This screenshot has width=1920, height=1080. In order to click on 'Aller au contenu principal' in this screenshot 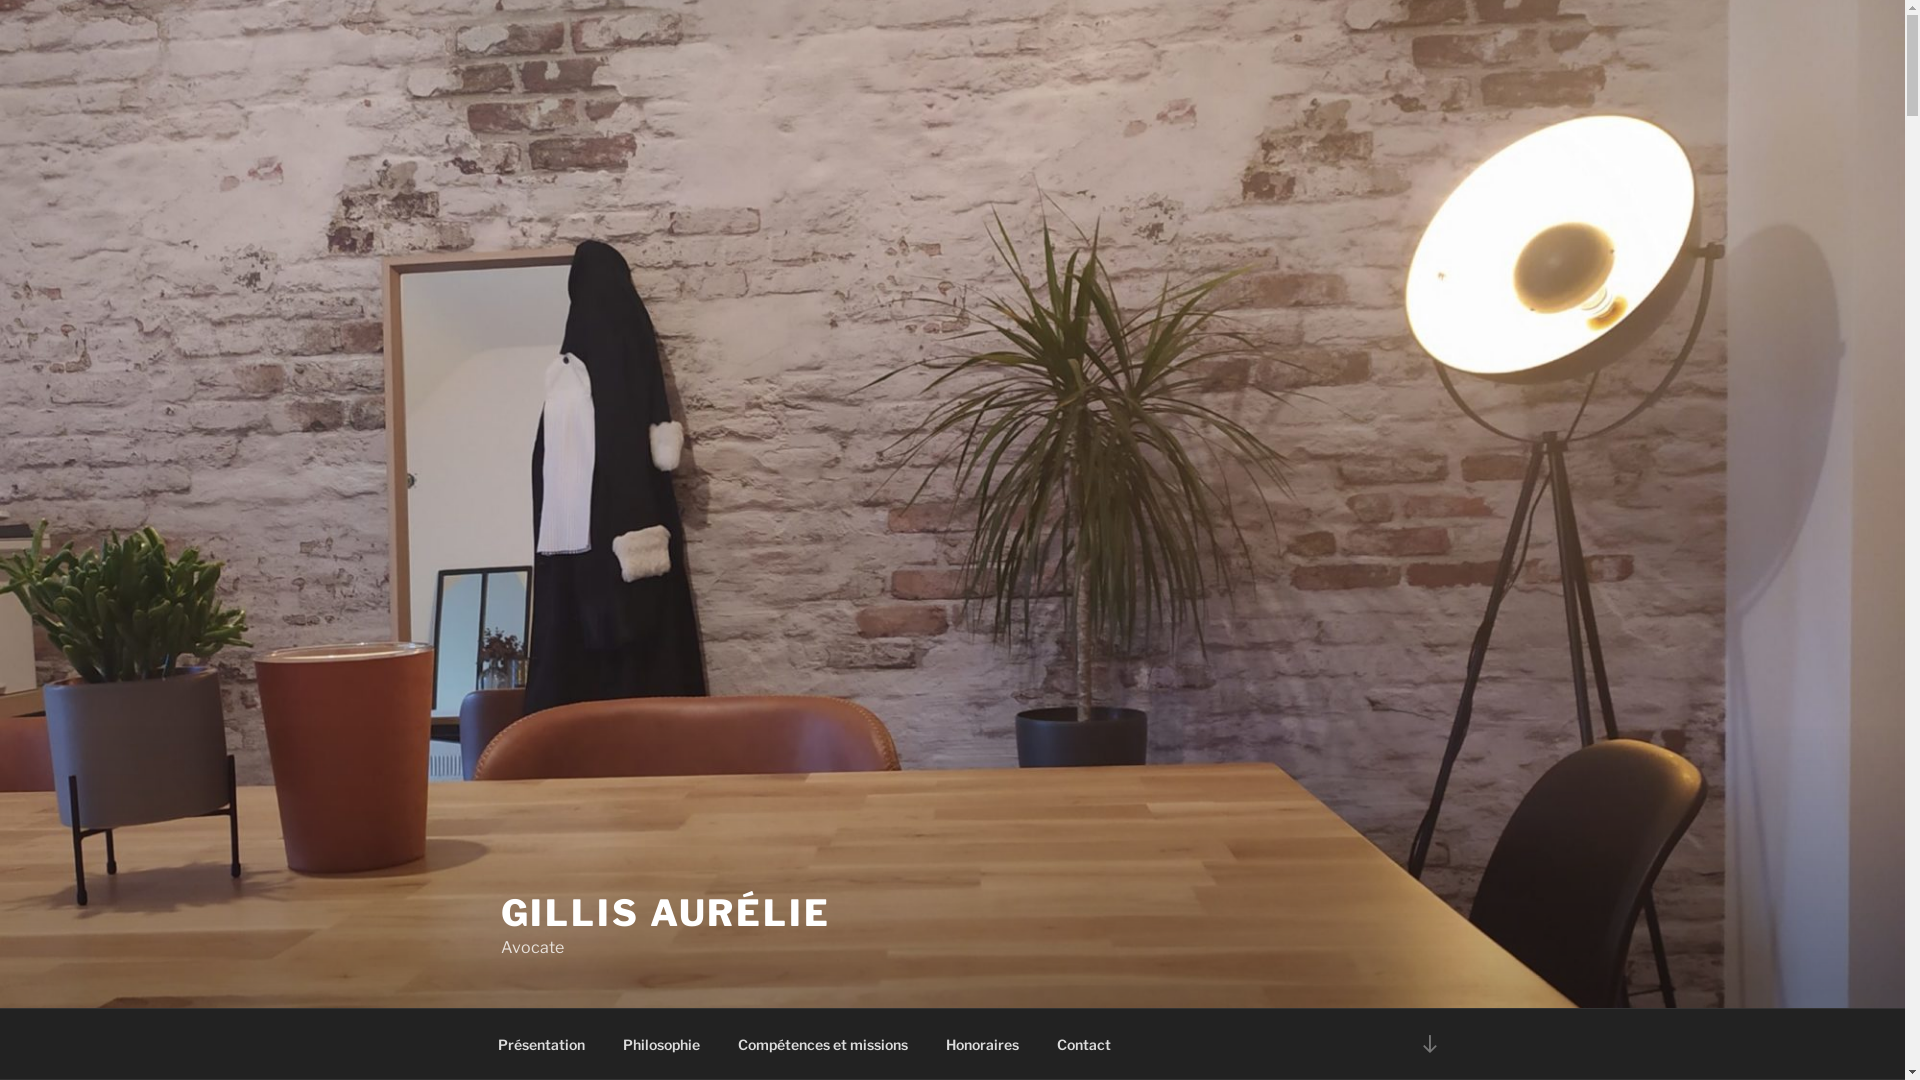, I will do `click(0, 0)`.